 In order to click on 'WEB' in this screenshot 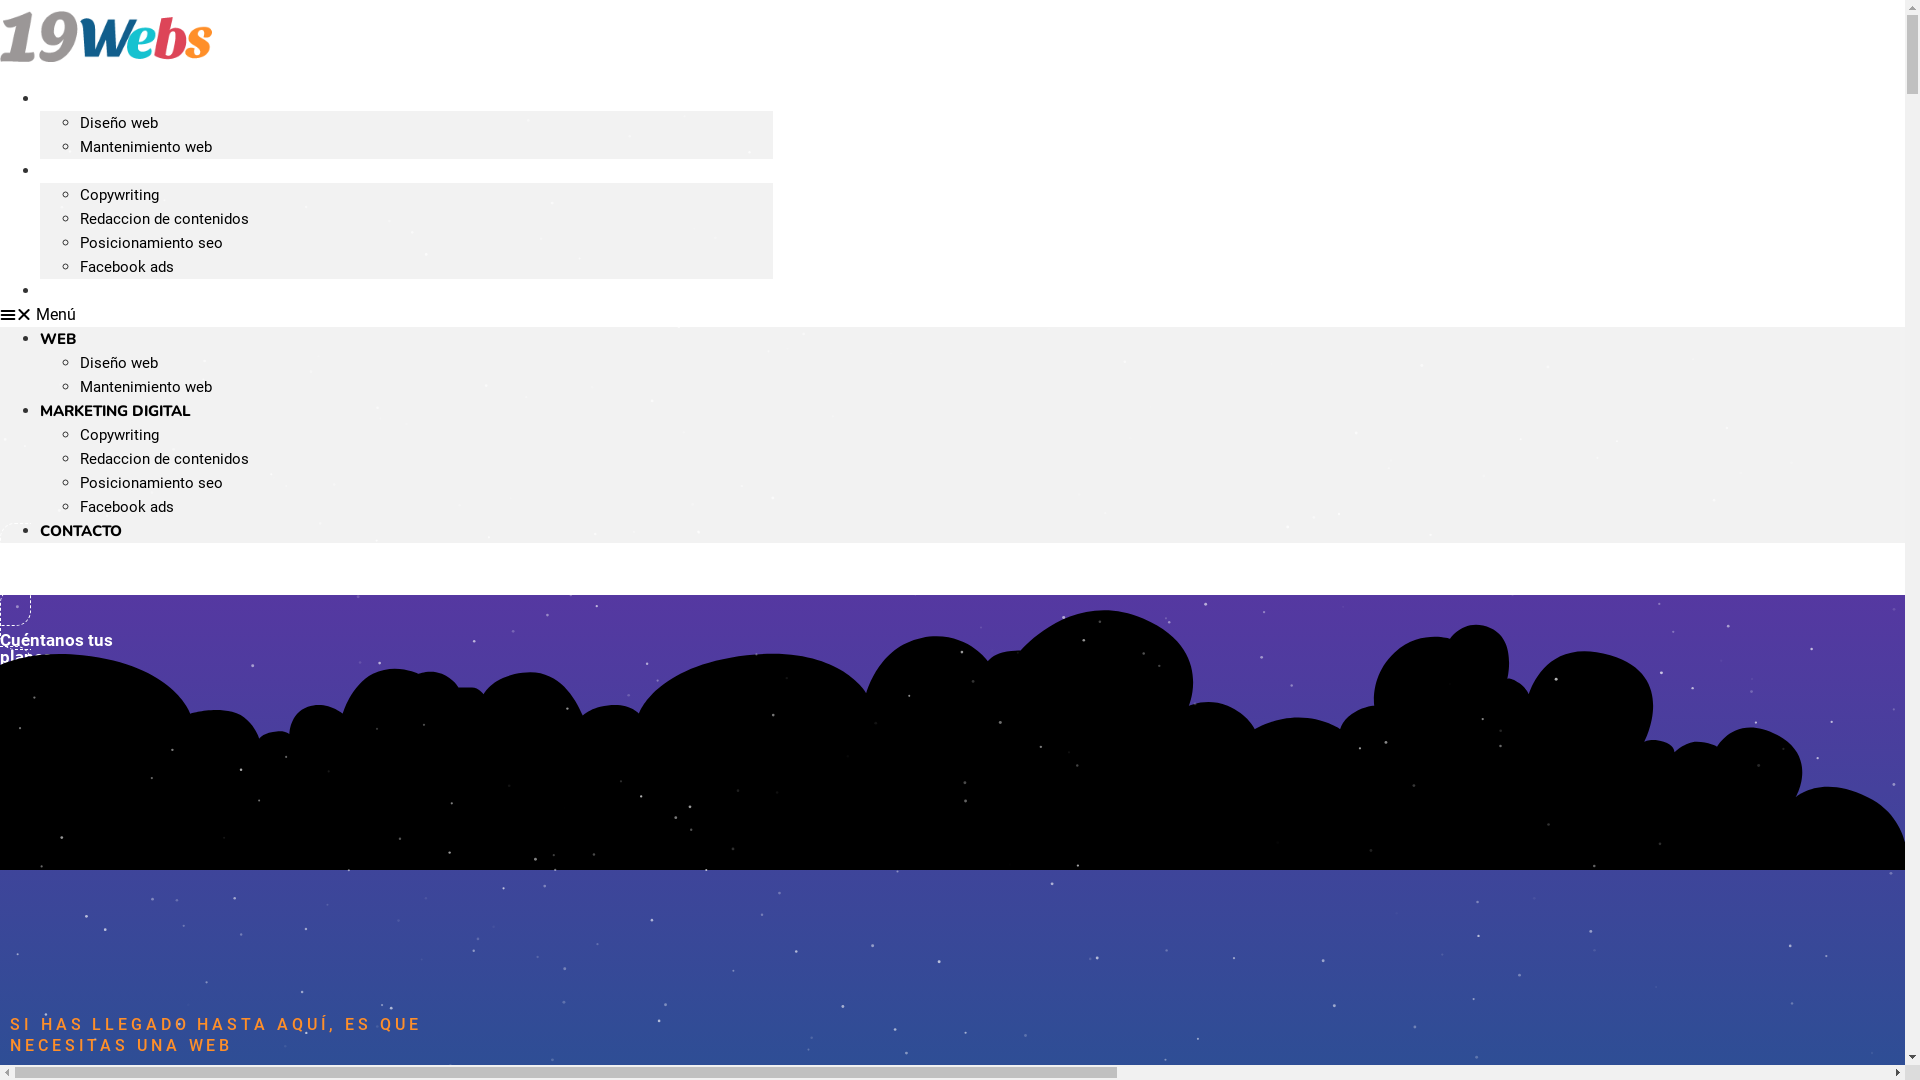, I will do `click(57, 338)`.